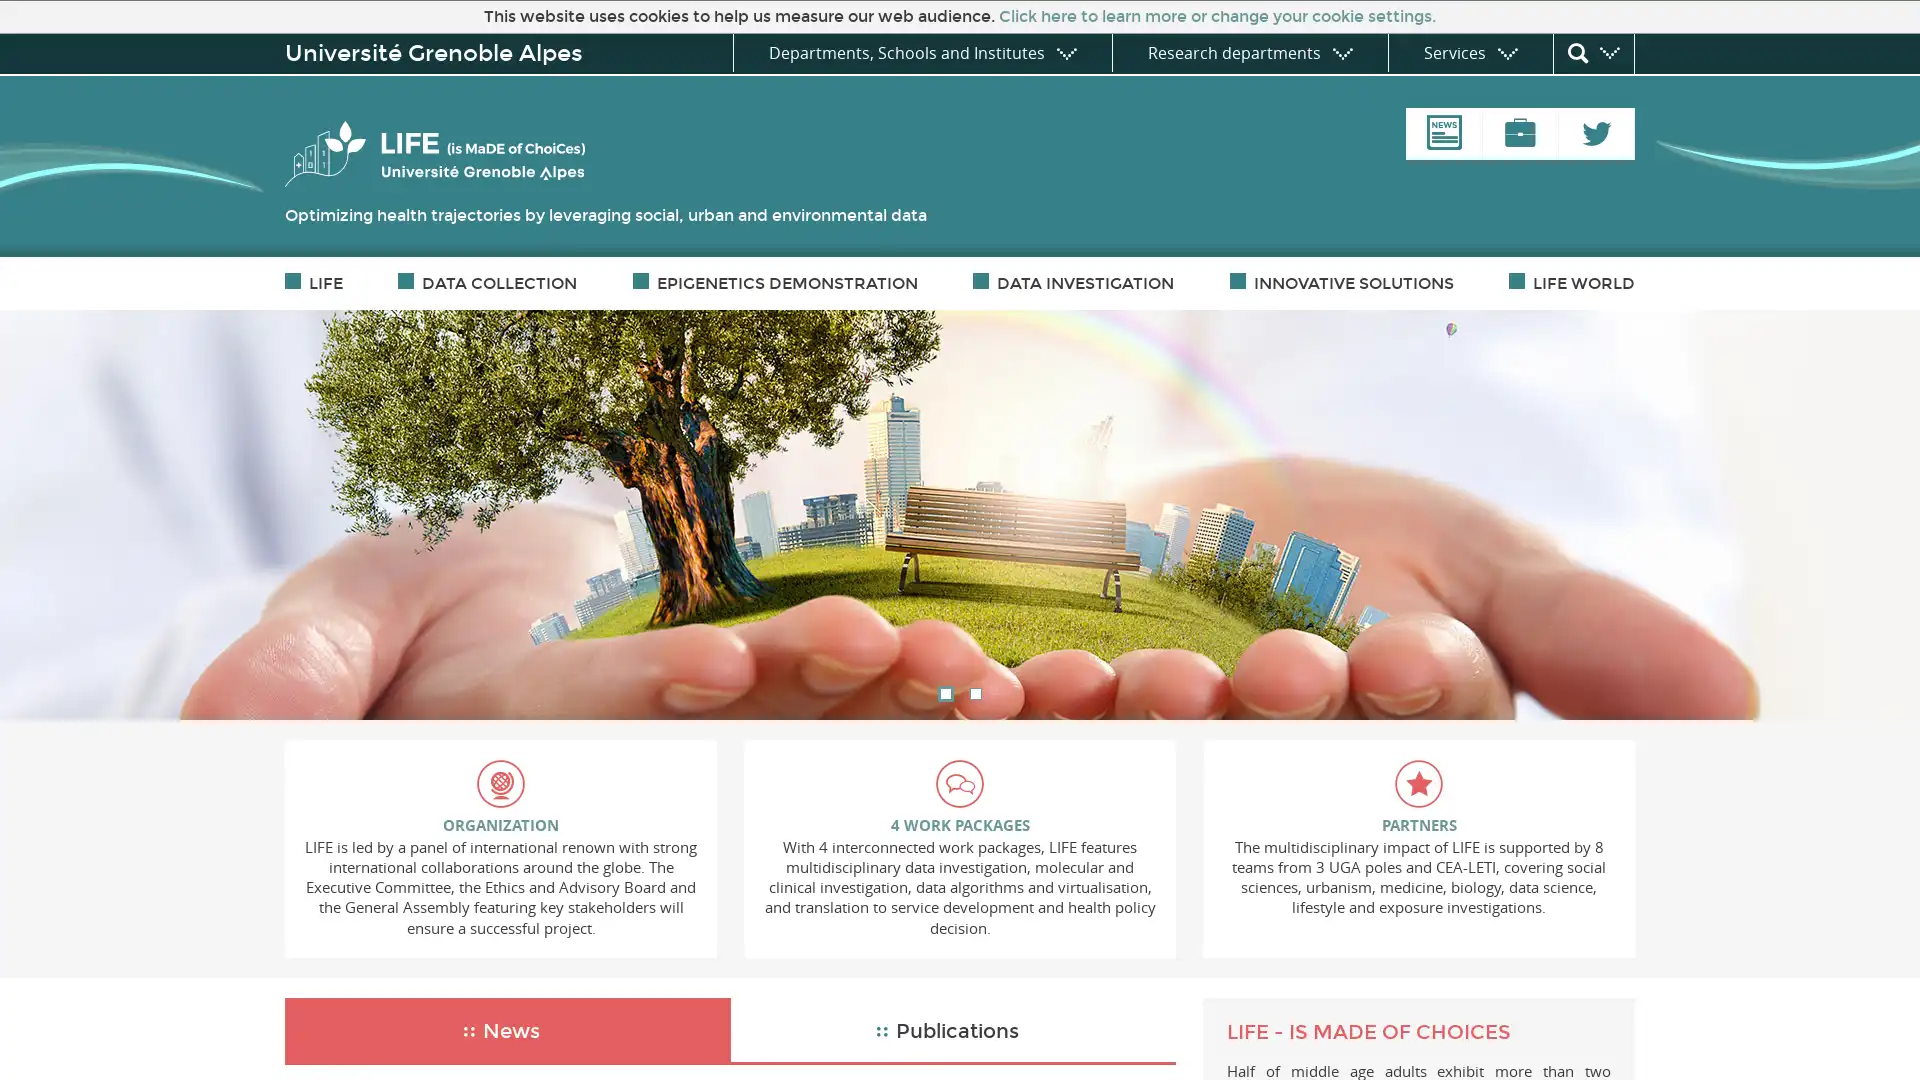  What do you see at coordinates (921, 52) in the screenshot?
I see `Departments, Schools and Institutes` at bounding box center [921, 52].